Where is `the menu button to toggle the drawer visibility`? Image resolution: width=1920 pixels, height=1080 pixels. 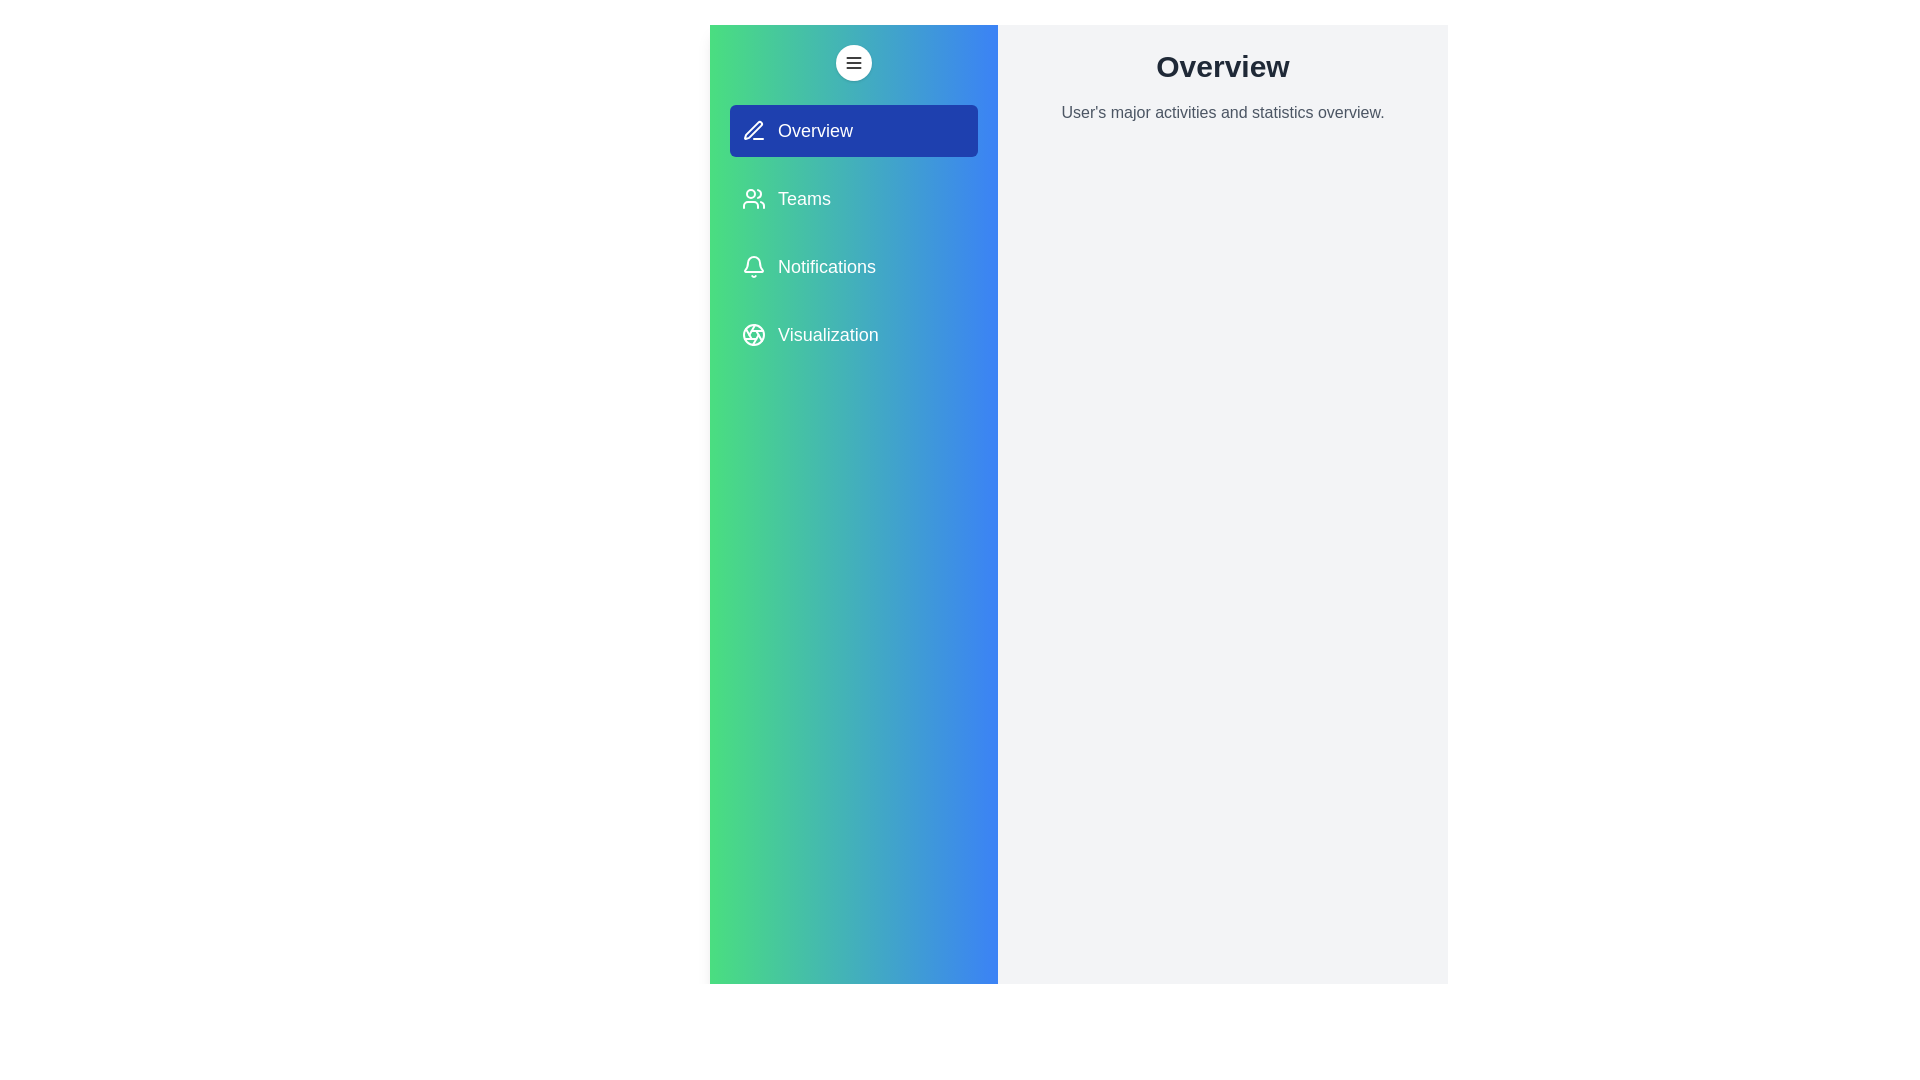
the menu button to toggle the drawer visibility is located at coordinates (854, 61).